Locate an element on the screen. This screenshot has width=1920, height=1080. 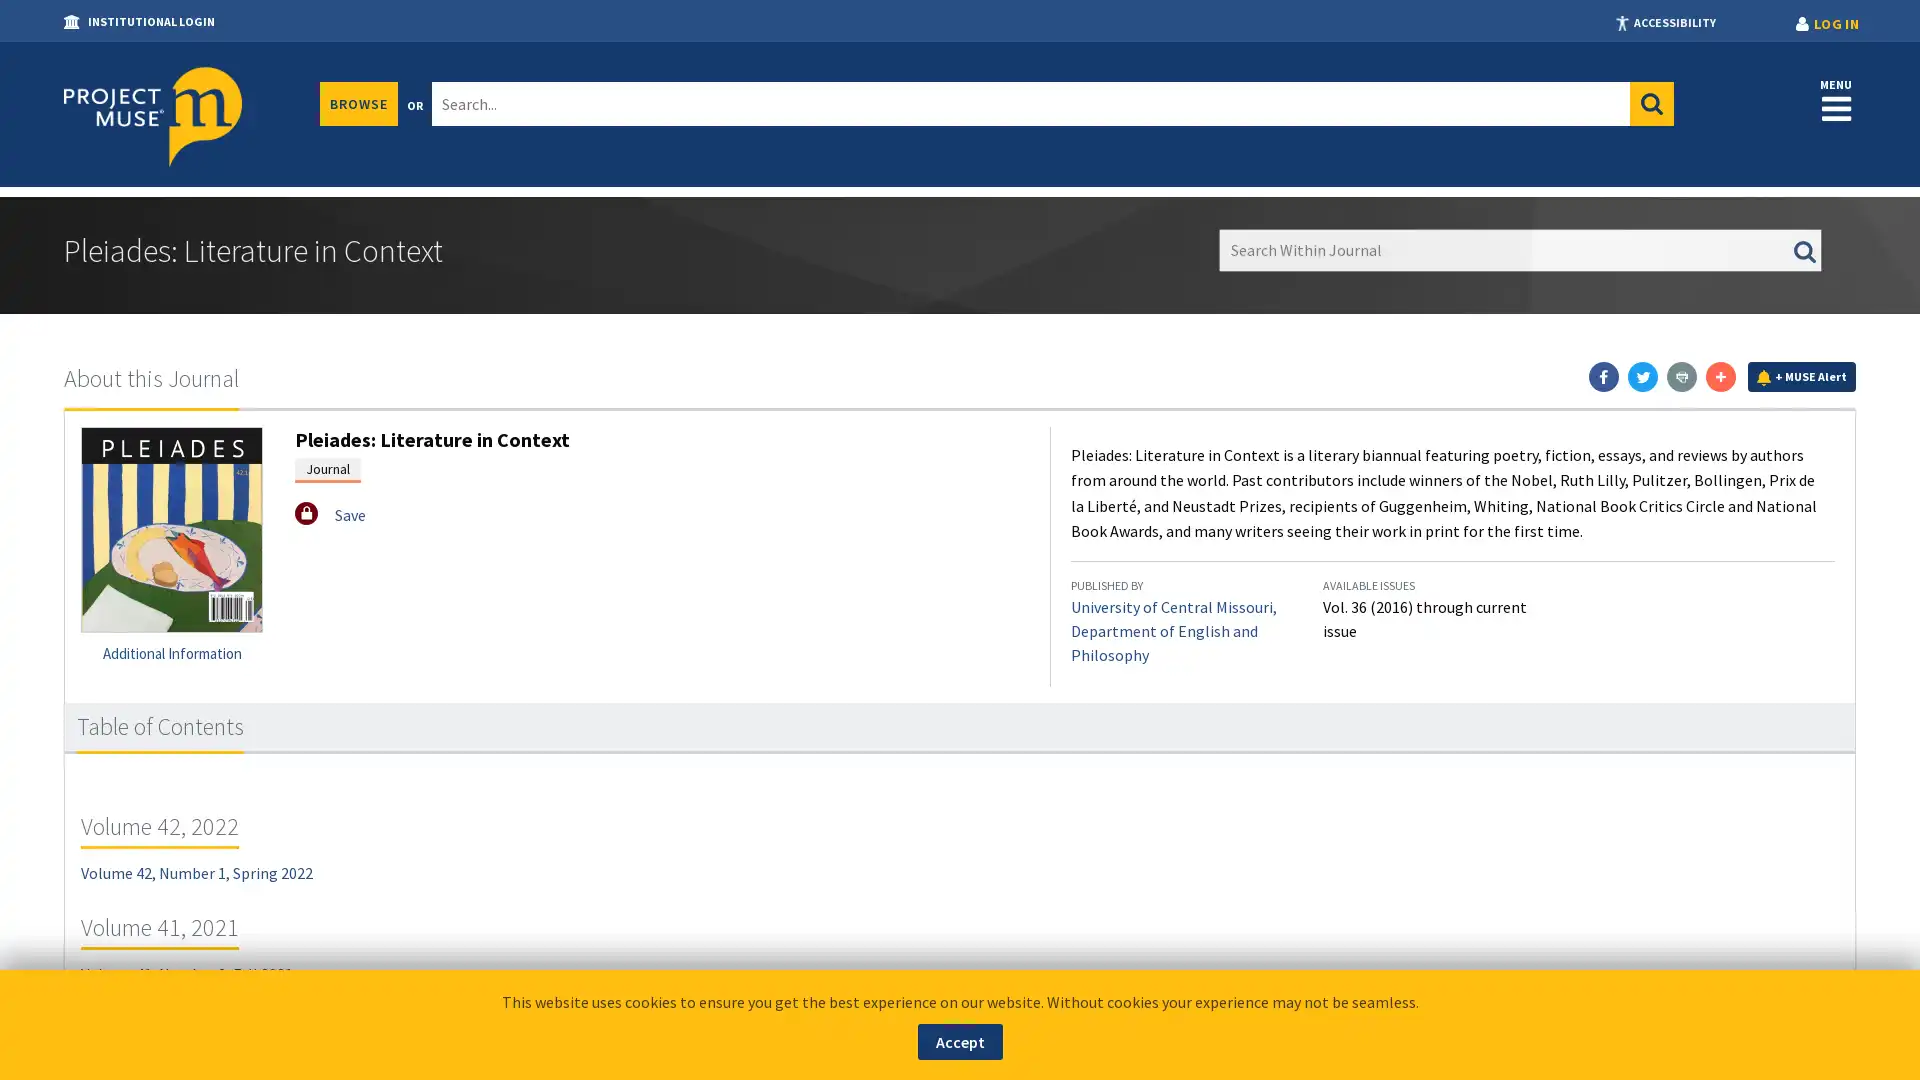
search icon is located at coordinates (1651, 104).